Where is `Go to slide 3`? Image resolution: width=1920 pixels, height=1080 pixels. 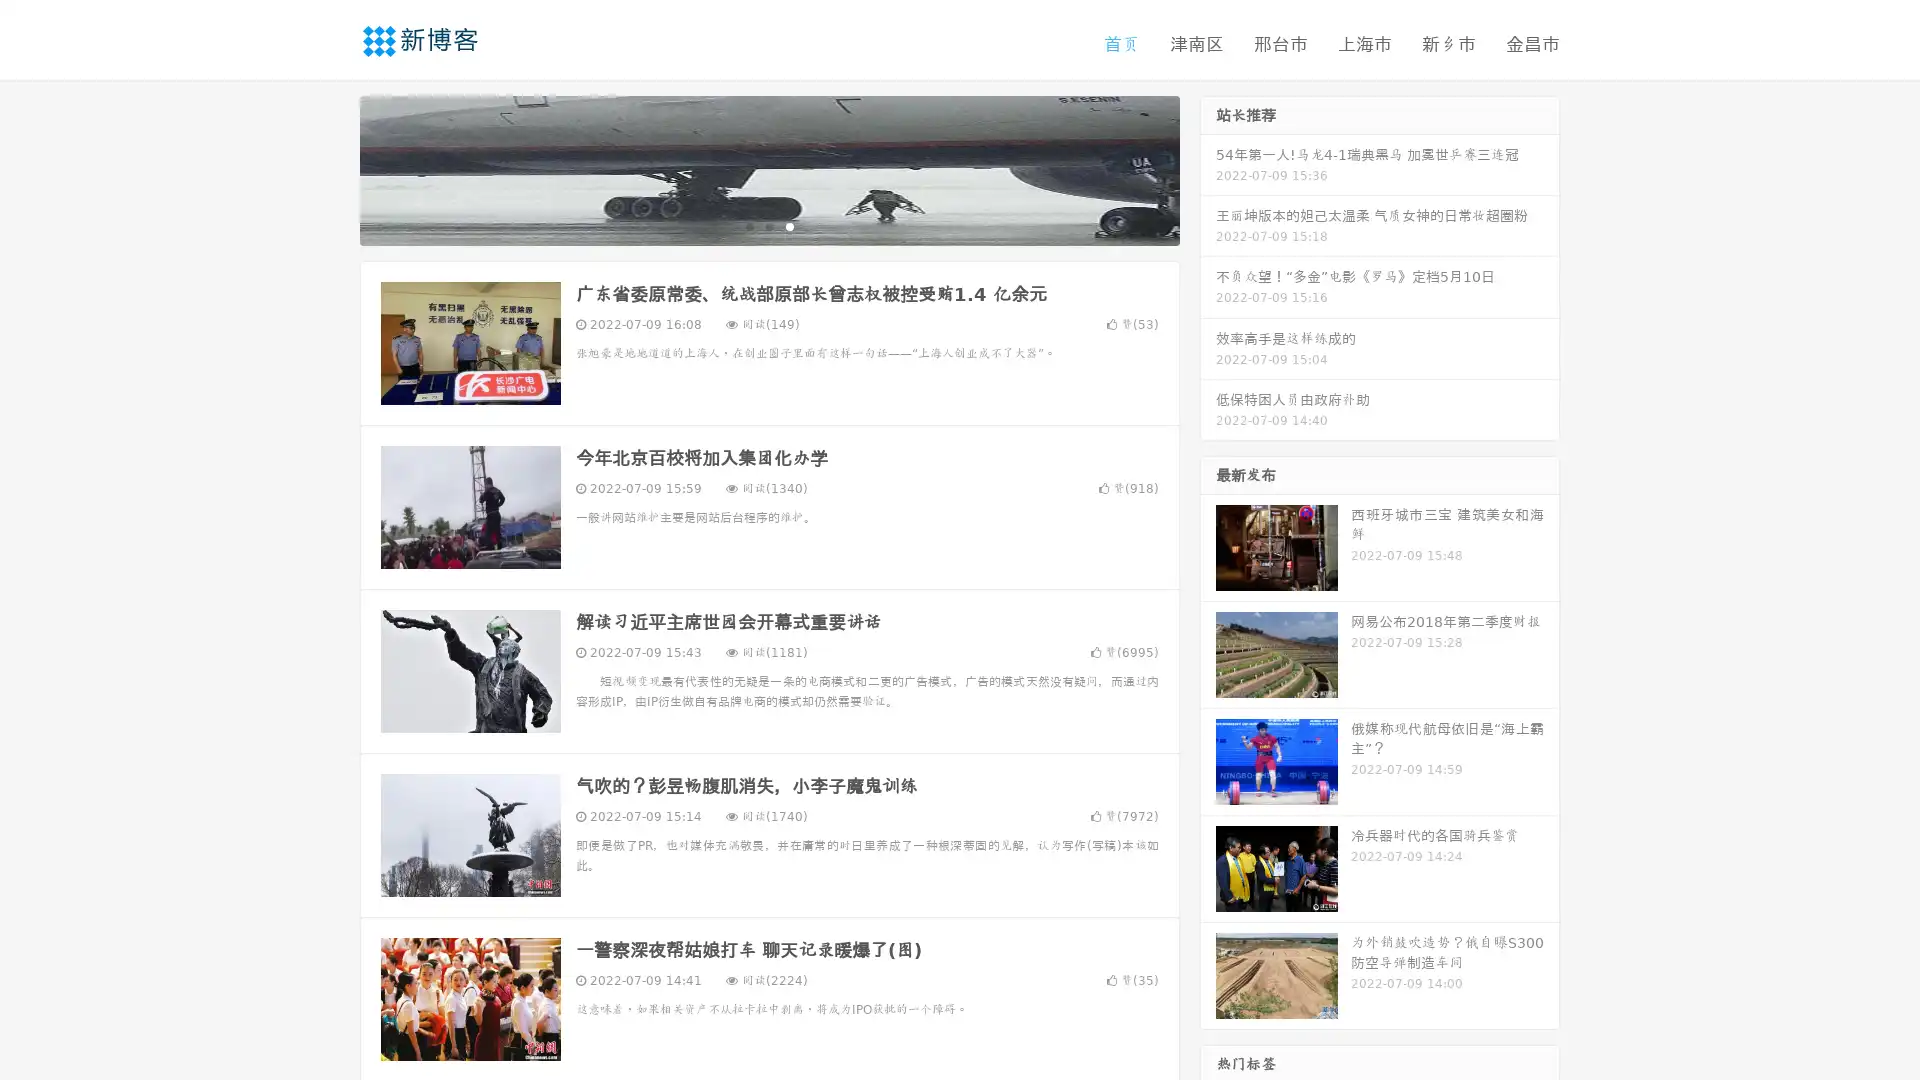 Go to slide 3 is located at coordinates (789, 225).